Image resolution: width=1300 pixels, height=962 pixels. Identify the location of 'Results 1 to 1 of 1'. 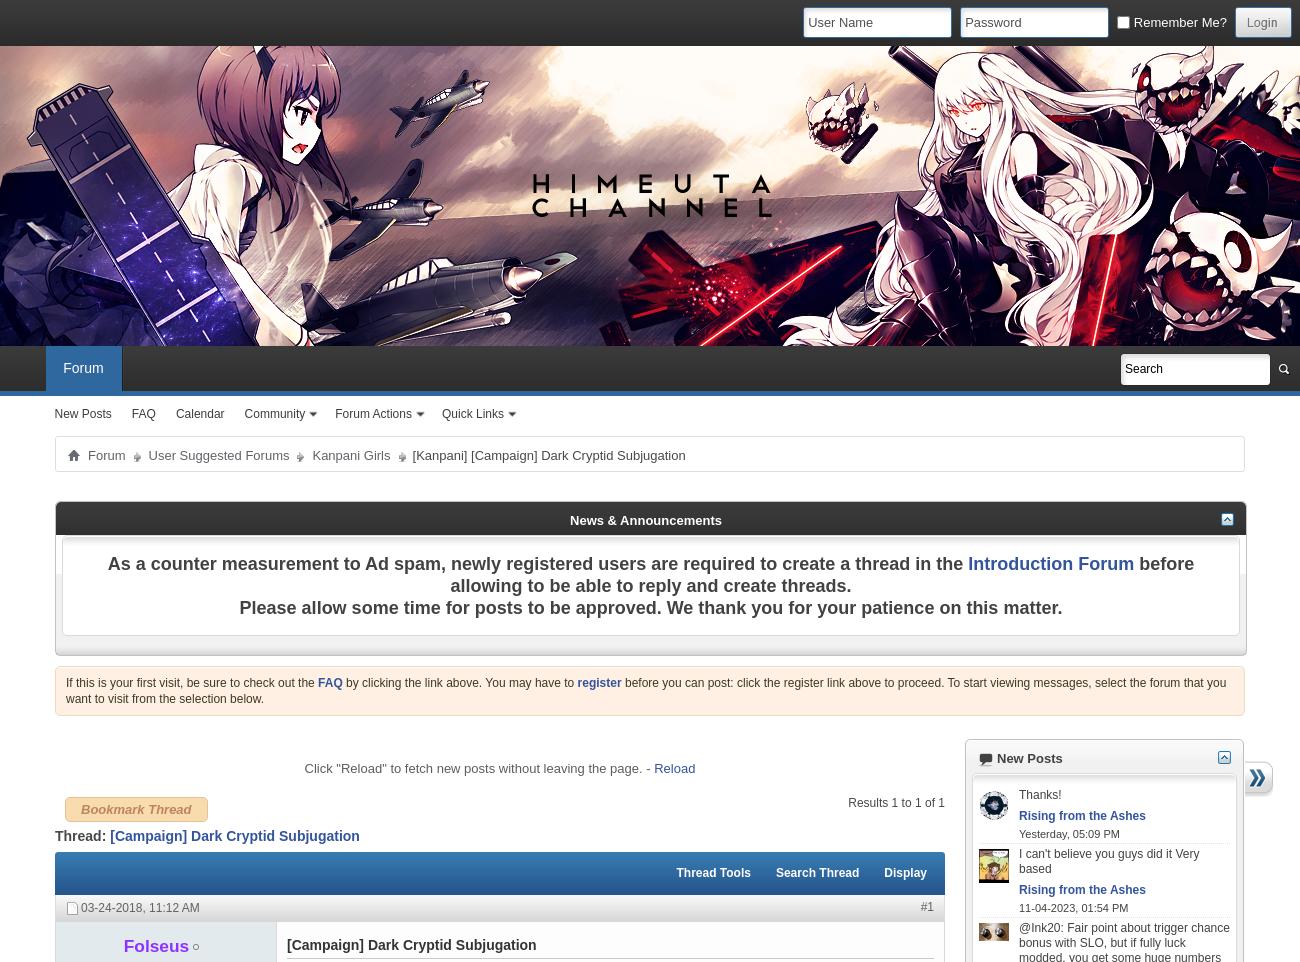
(895, 801).